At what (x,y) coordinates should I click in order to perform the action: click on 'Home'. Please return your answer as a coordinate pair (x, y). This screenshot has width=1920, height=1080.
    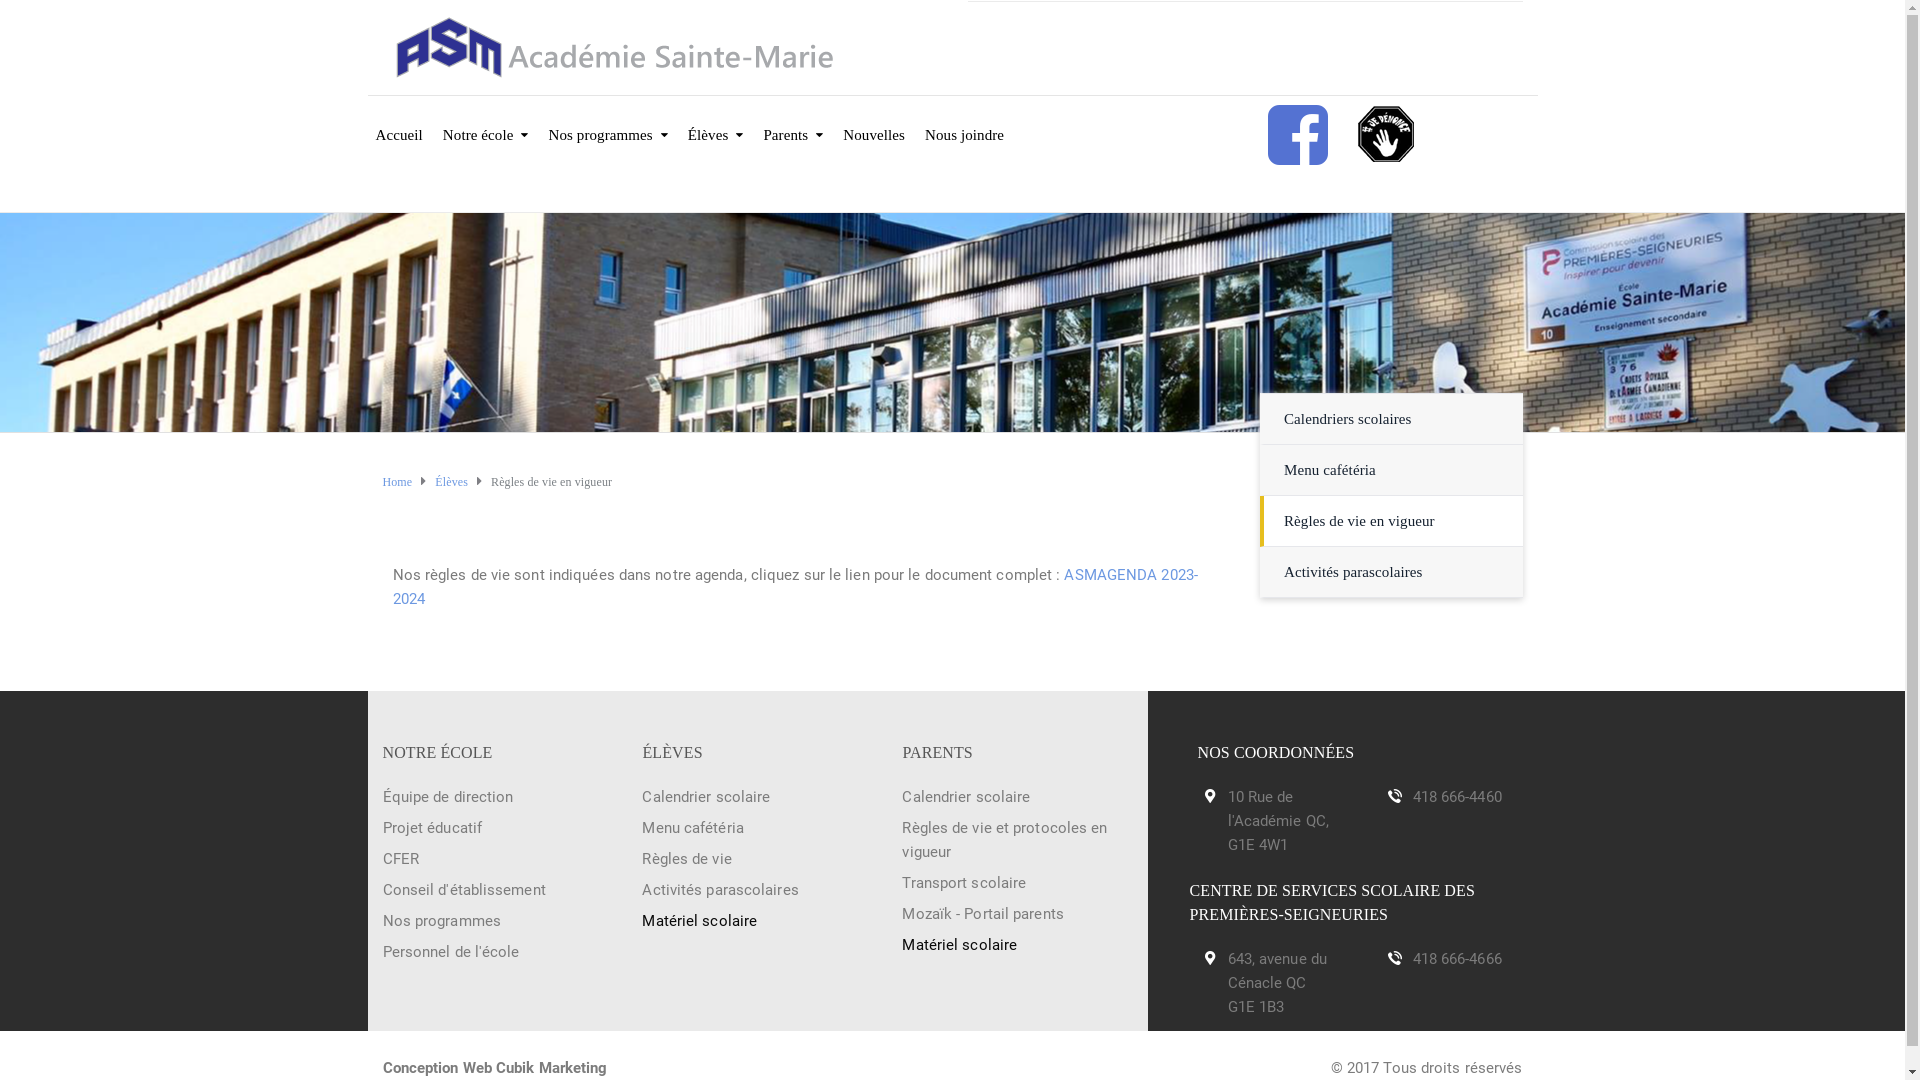
    Looking at the image, I should click on (397, 482).